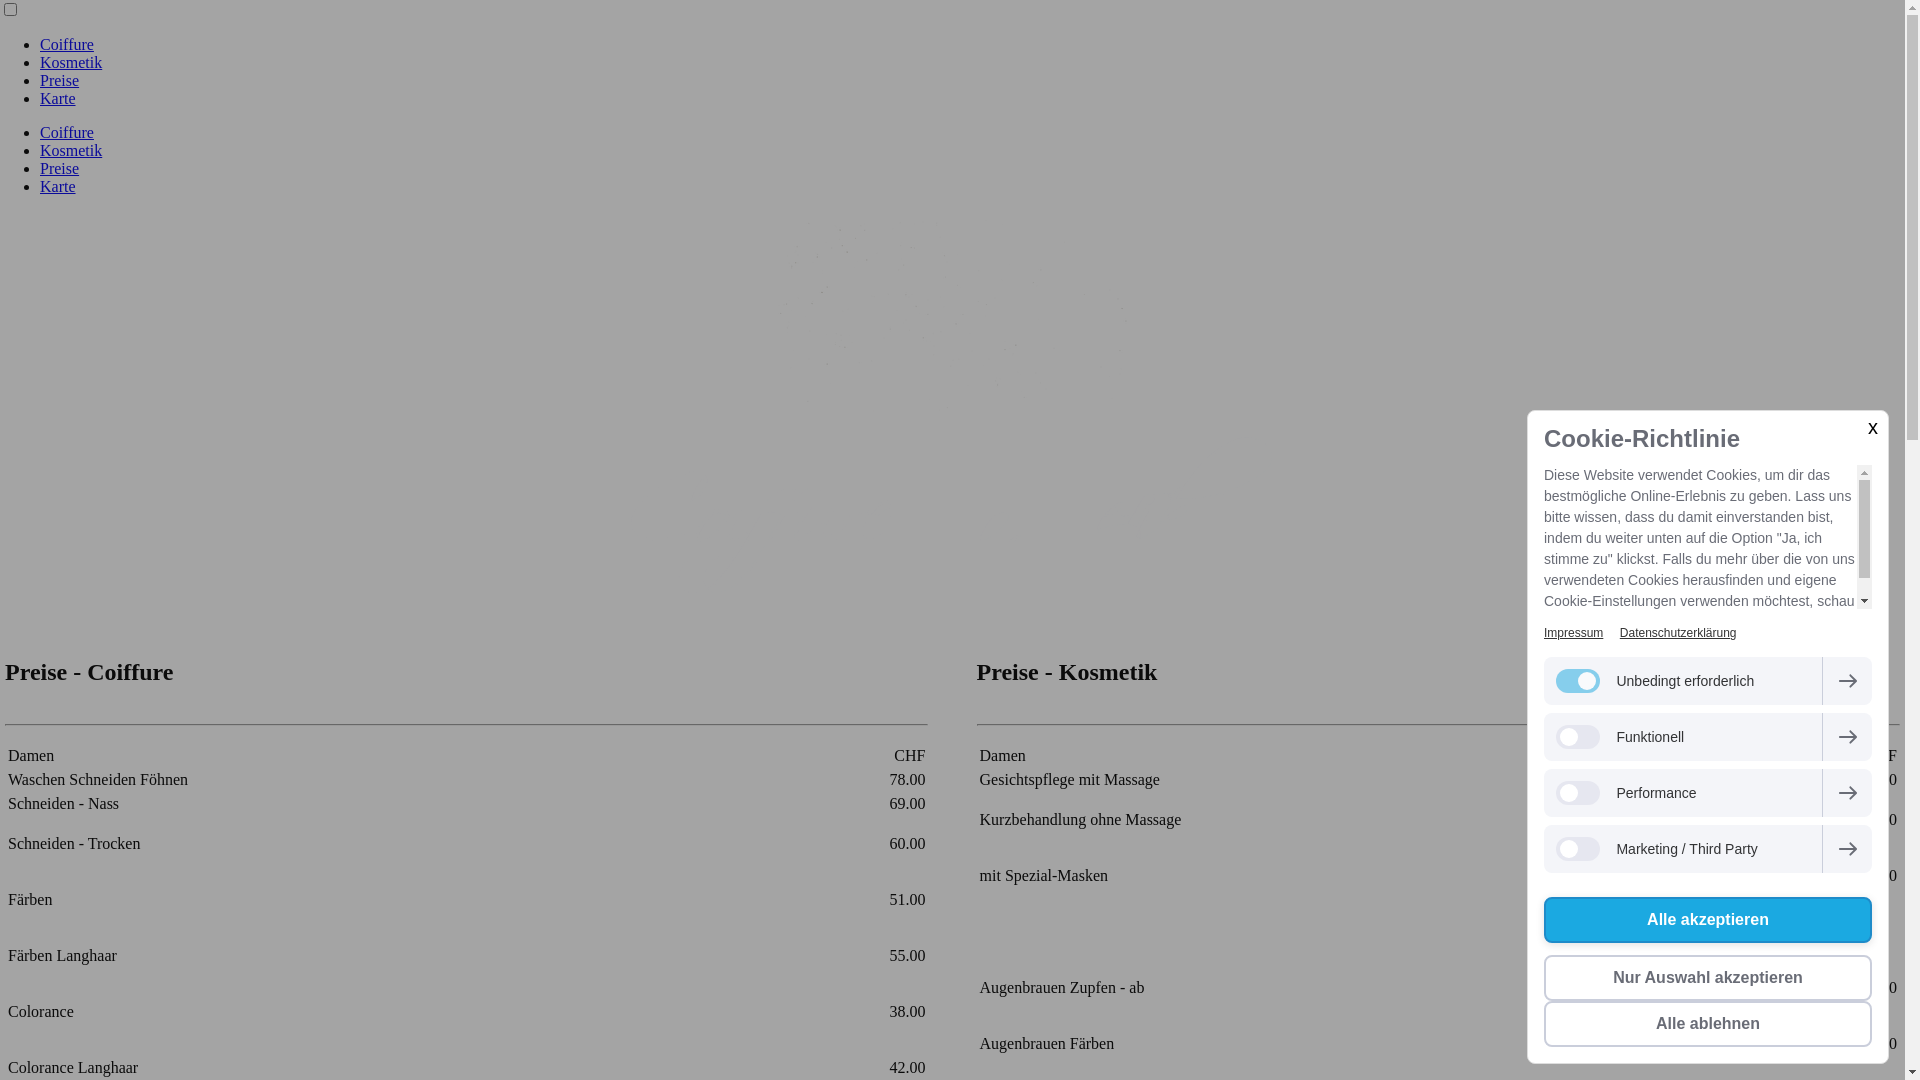 This screenshot has width=1920, height=1080. What do you see at coordinates (71, 149) in the screenshot?
I see `'Kosmetik'` at bounding box center [71, 149].